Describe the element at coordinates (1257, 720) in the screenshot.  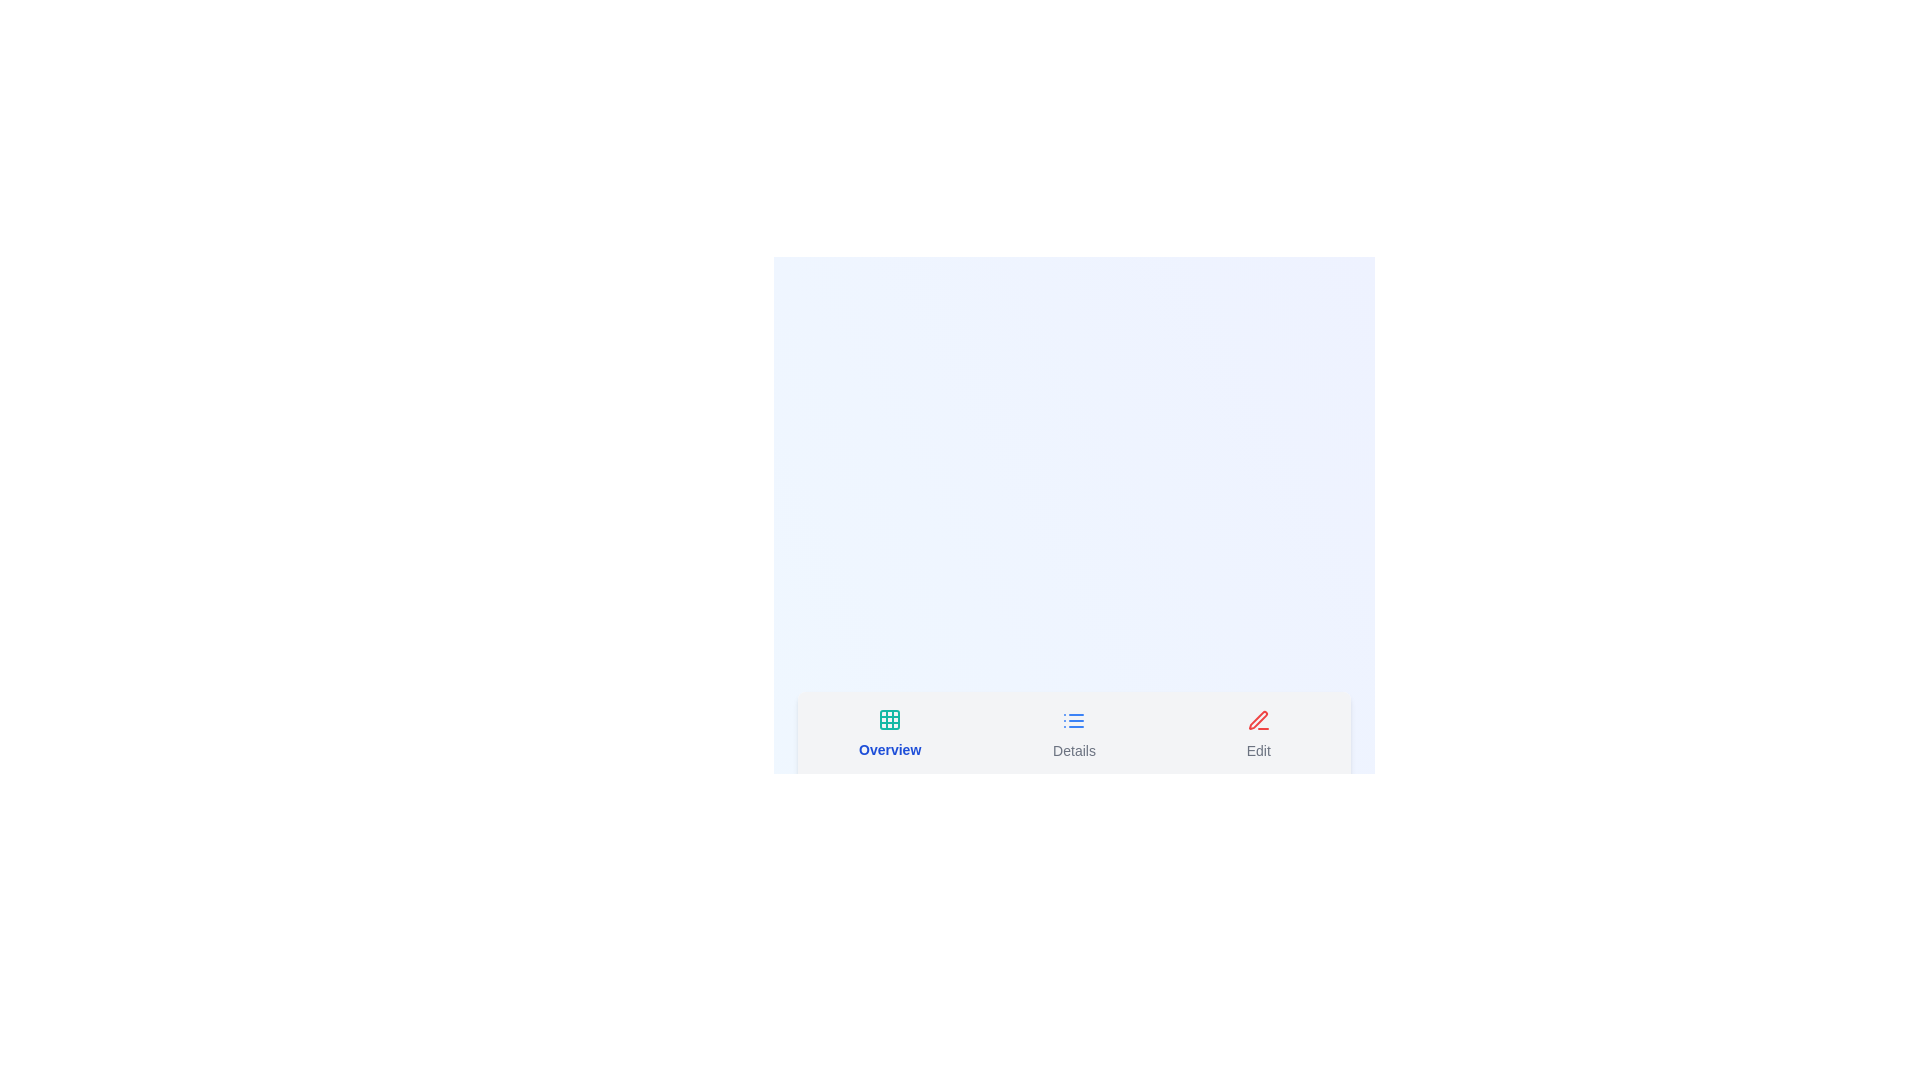
I see `the icon of the Edit tab` at that location.